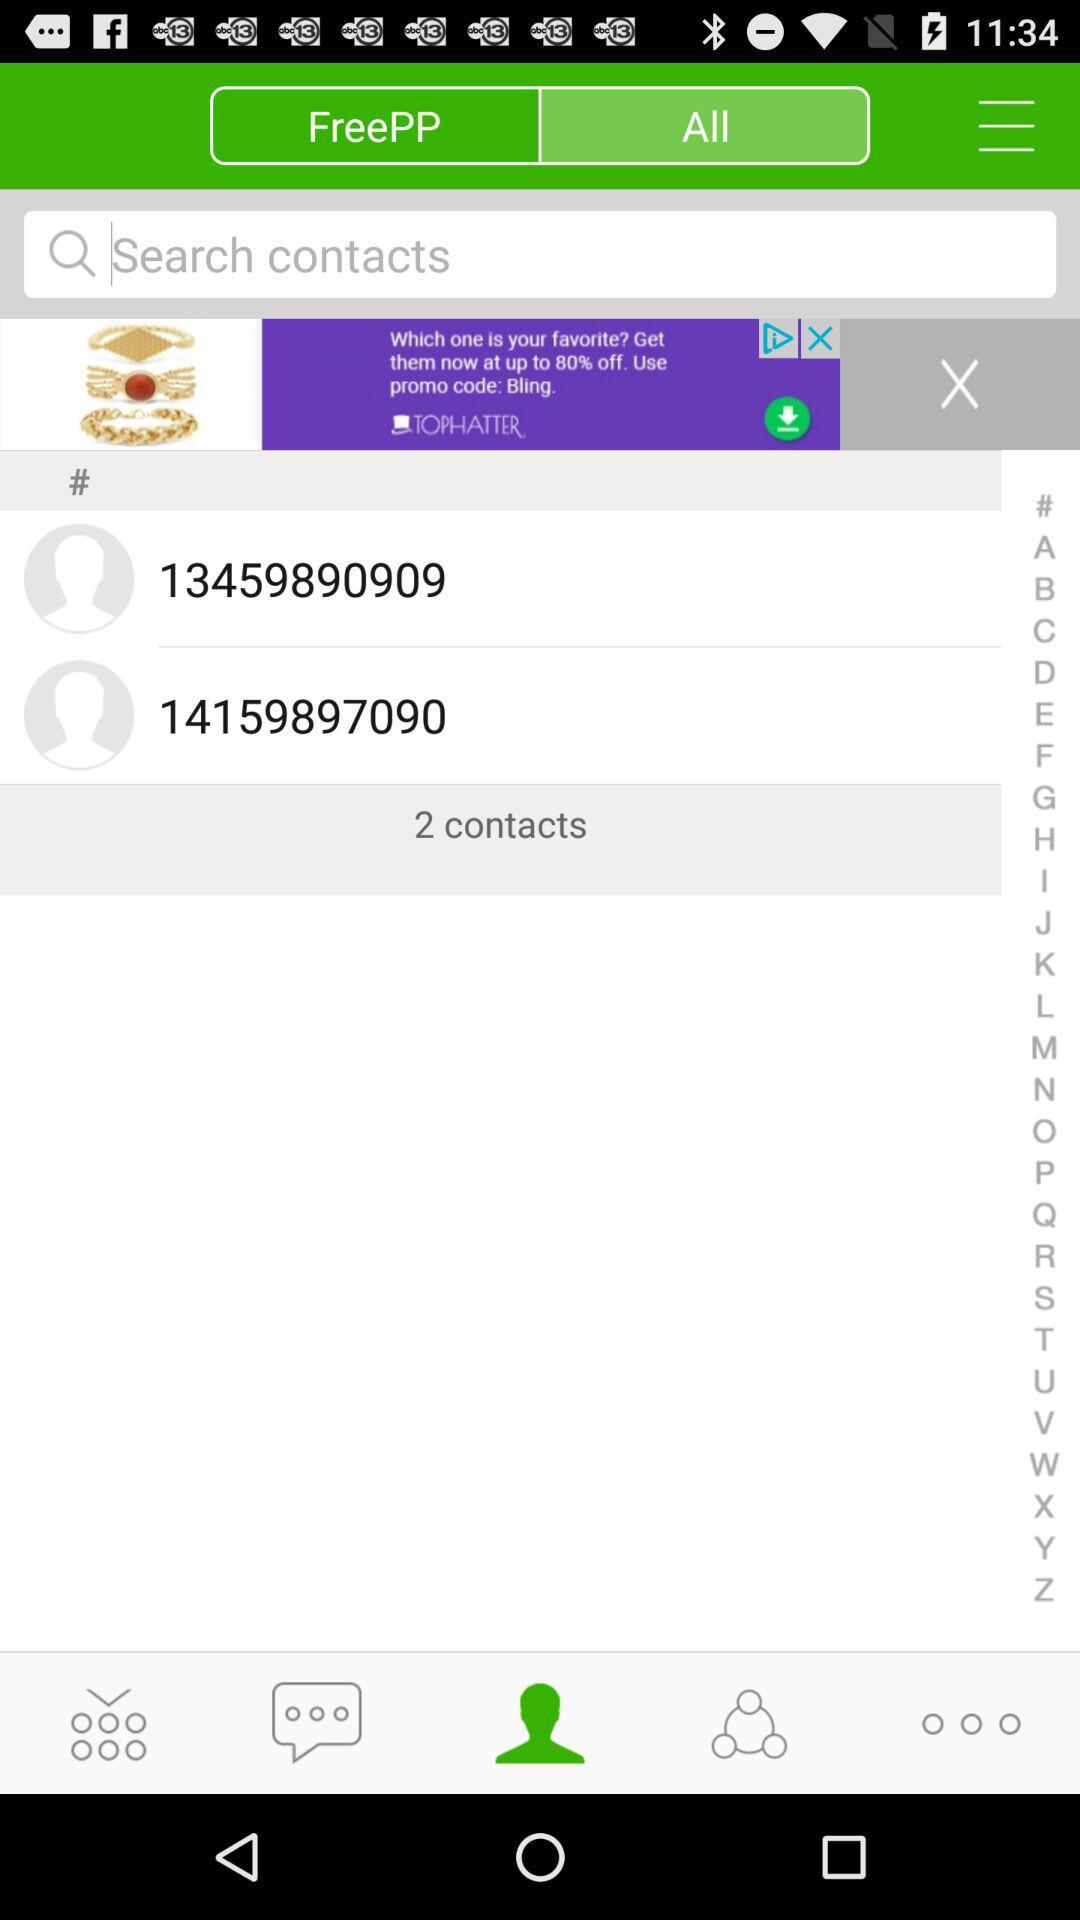  Describe the element at coordinates (322, 1726) in the screenshot. I see `the text icon which is at the bottom of the iamge` at that location.